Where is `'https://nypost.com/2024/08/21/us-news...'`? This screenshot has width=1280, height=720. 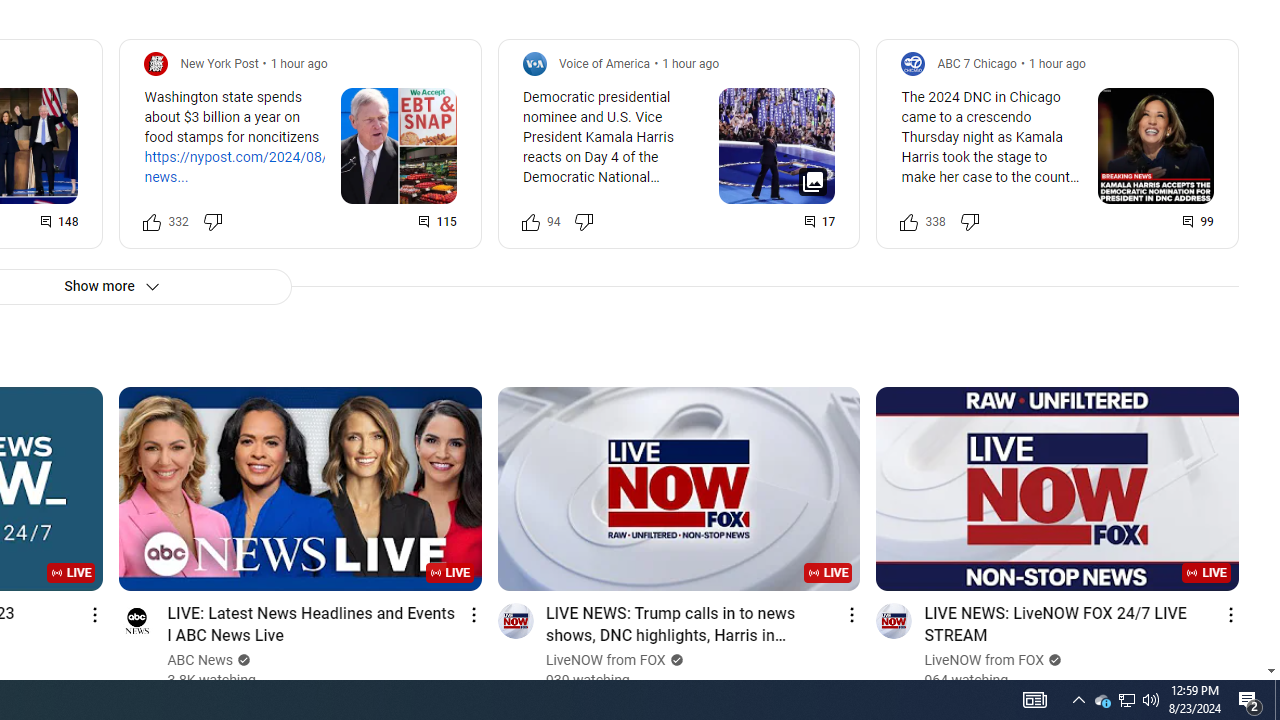 'https://nypost.com/2024/08/21/us-news...' is located at coordinates (255, 166).